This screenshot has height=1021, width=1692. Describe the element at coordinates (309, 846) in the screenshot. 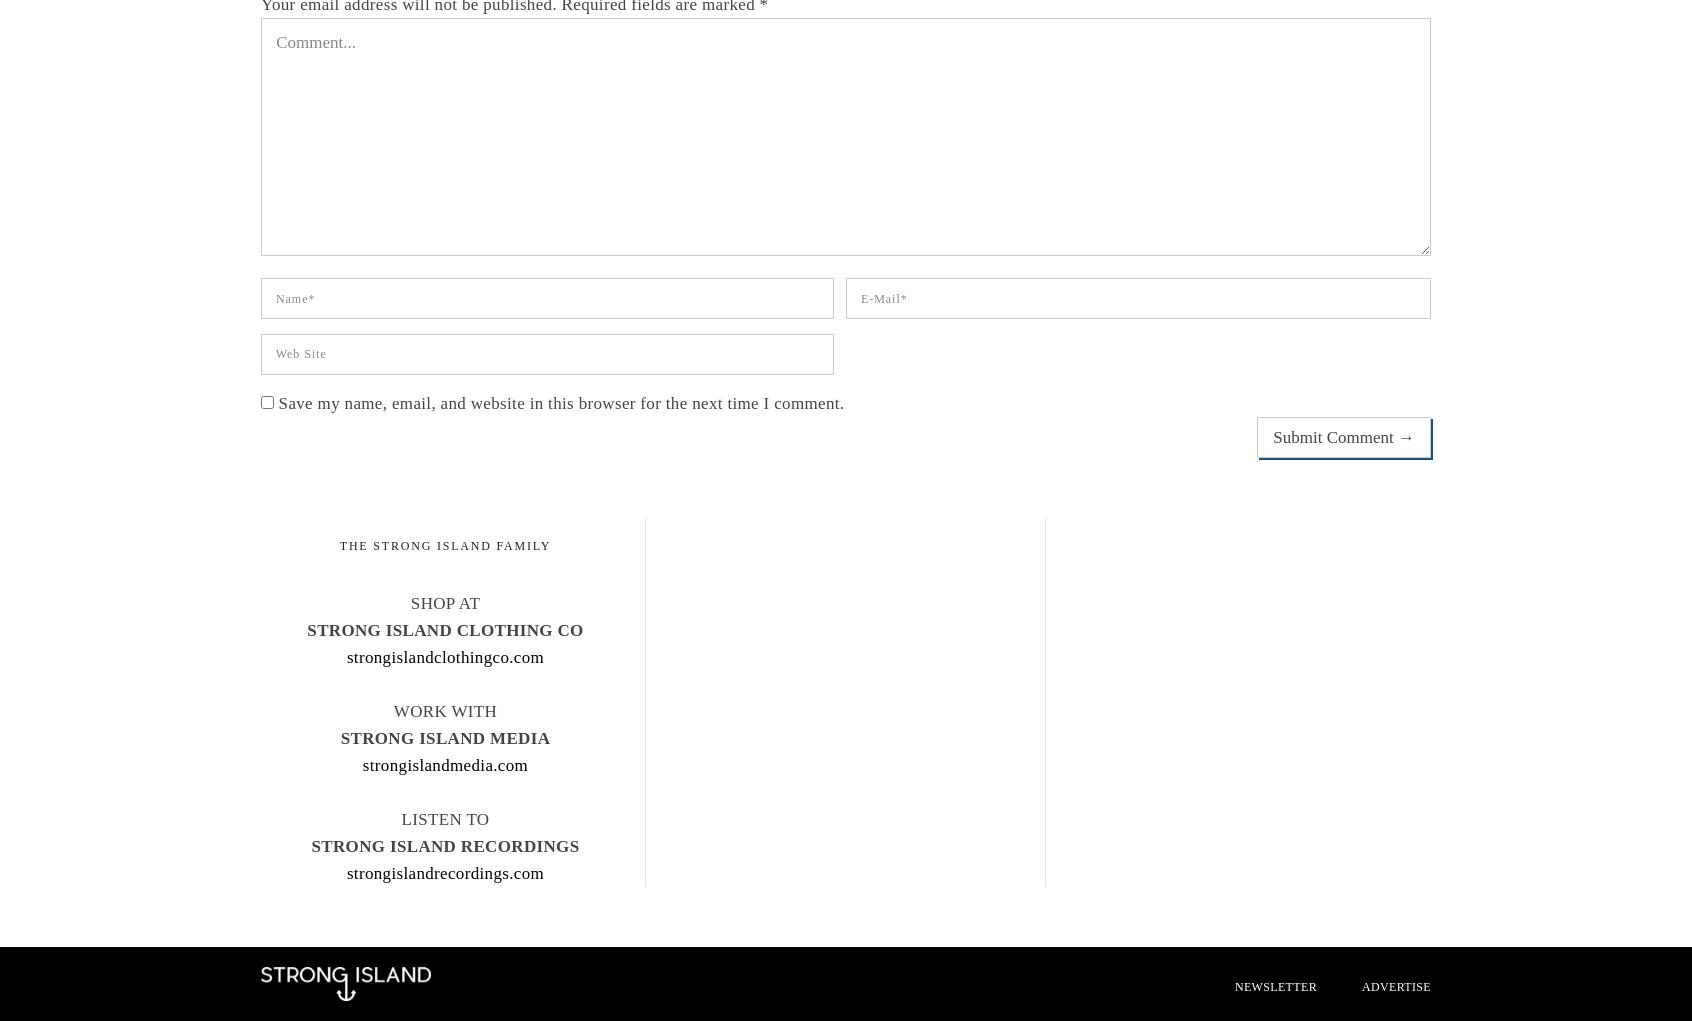

I see `'STRONG ISLAND RECORDINGS'` at that location.